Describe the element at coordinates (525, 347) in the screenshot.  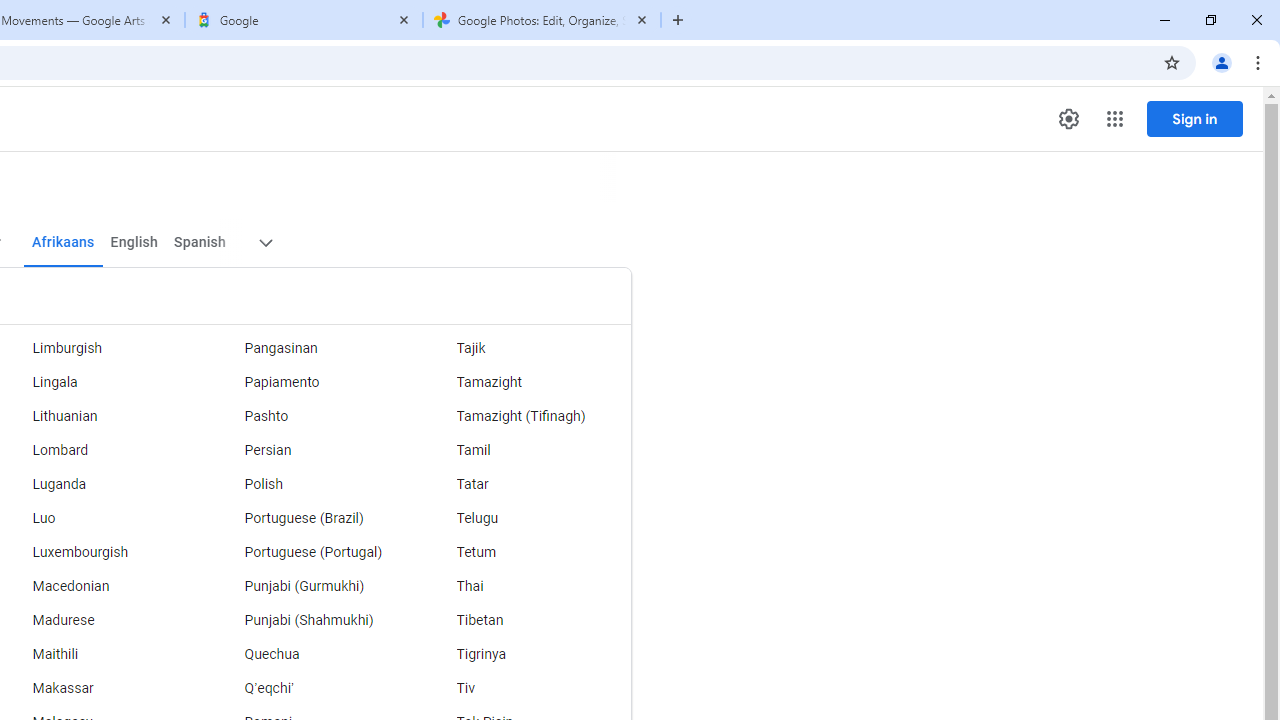
I see `'Tajik'` at that location.